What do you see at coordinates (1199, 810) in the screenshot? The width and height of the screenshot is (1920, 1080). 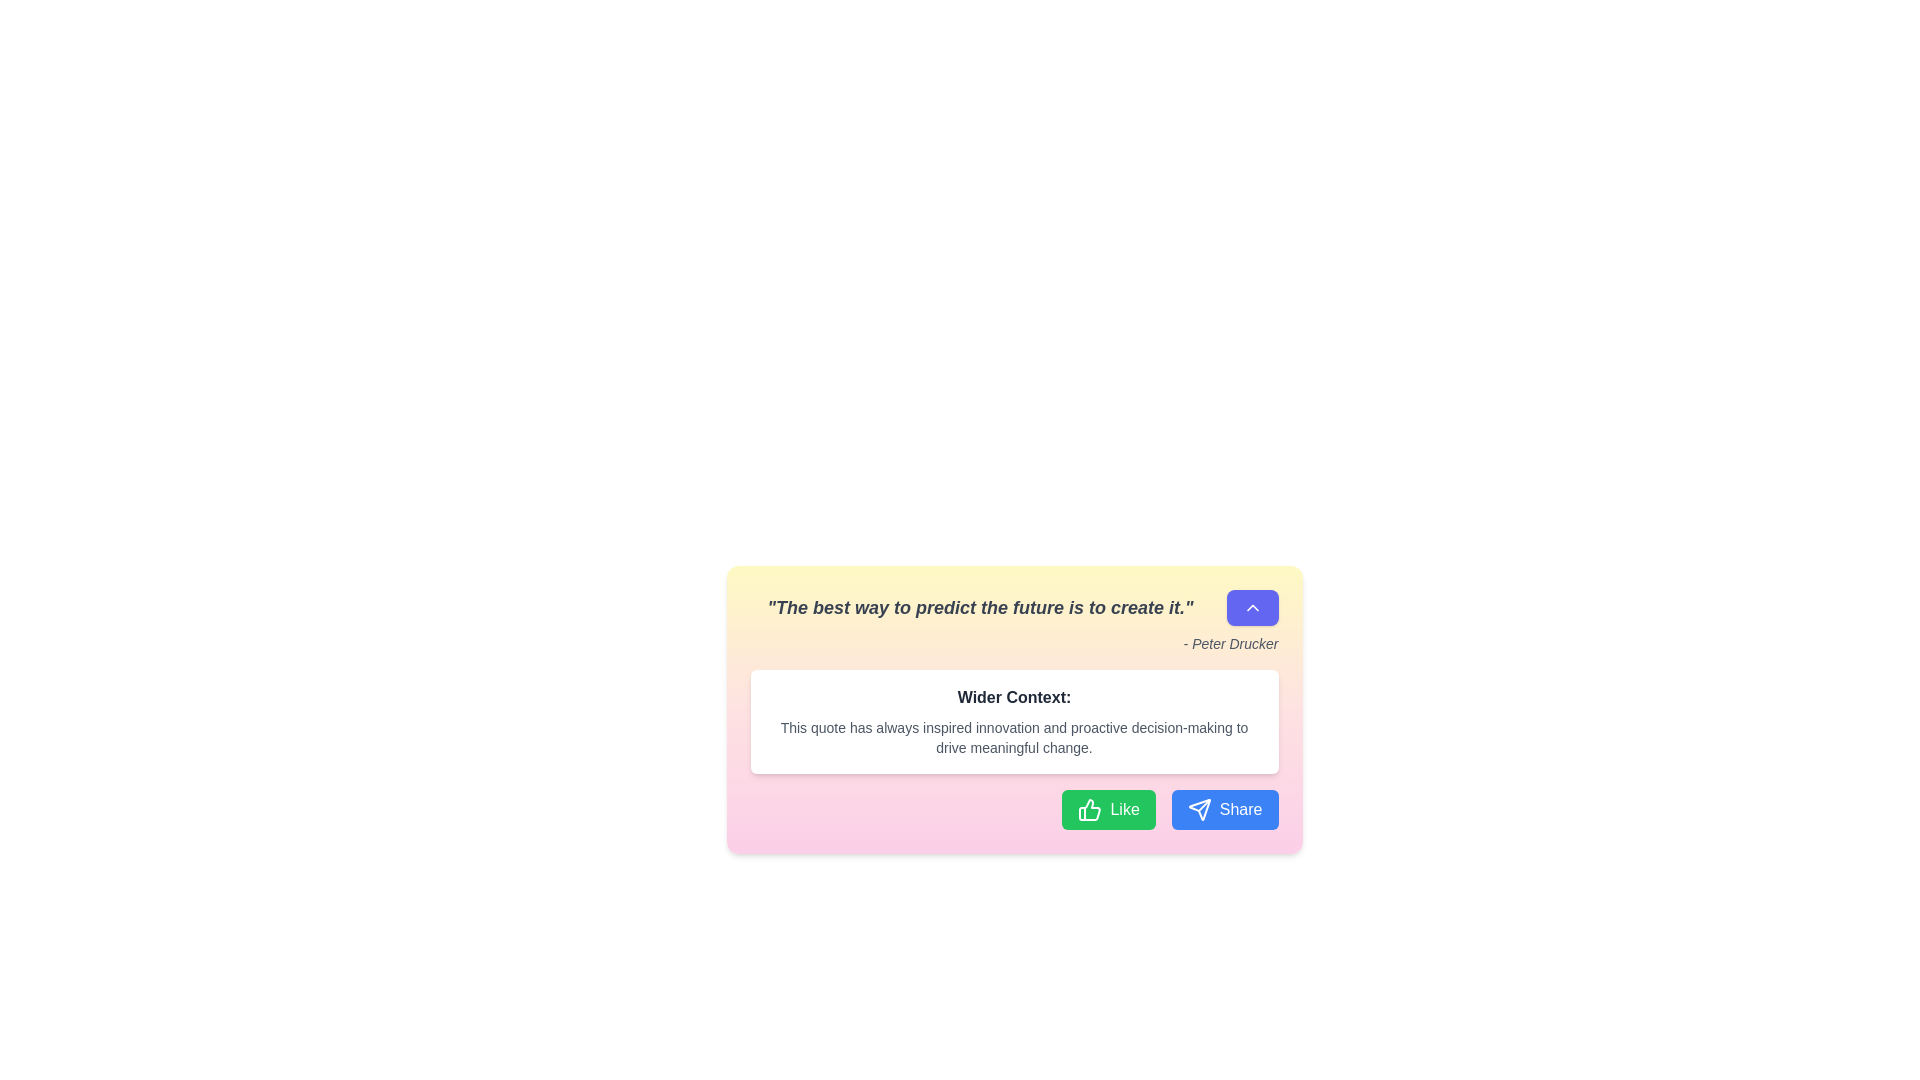 I see `the blue paper plane icon located at the bottom right corner of the panel` at bounding box center [1199, 810].